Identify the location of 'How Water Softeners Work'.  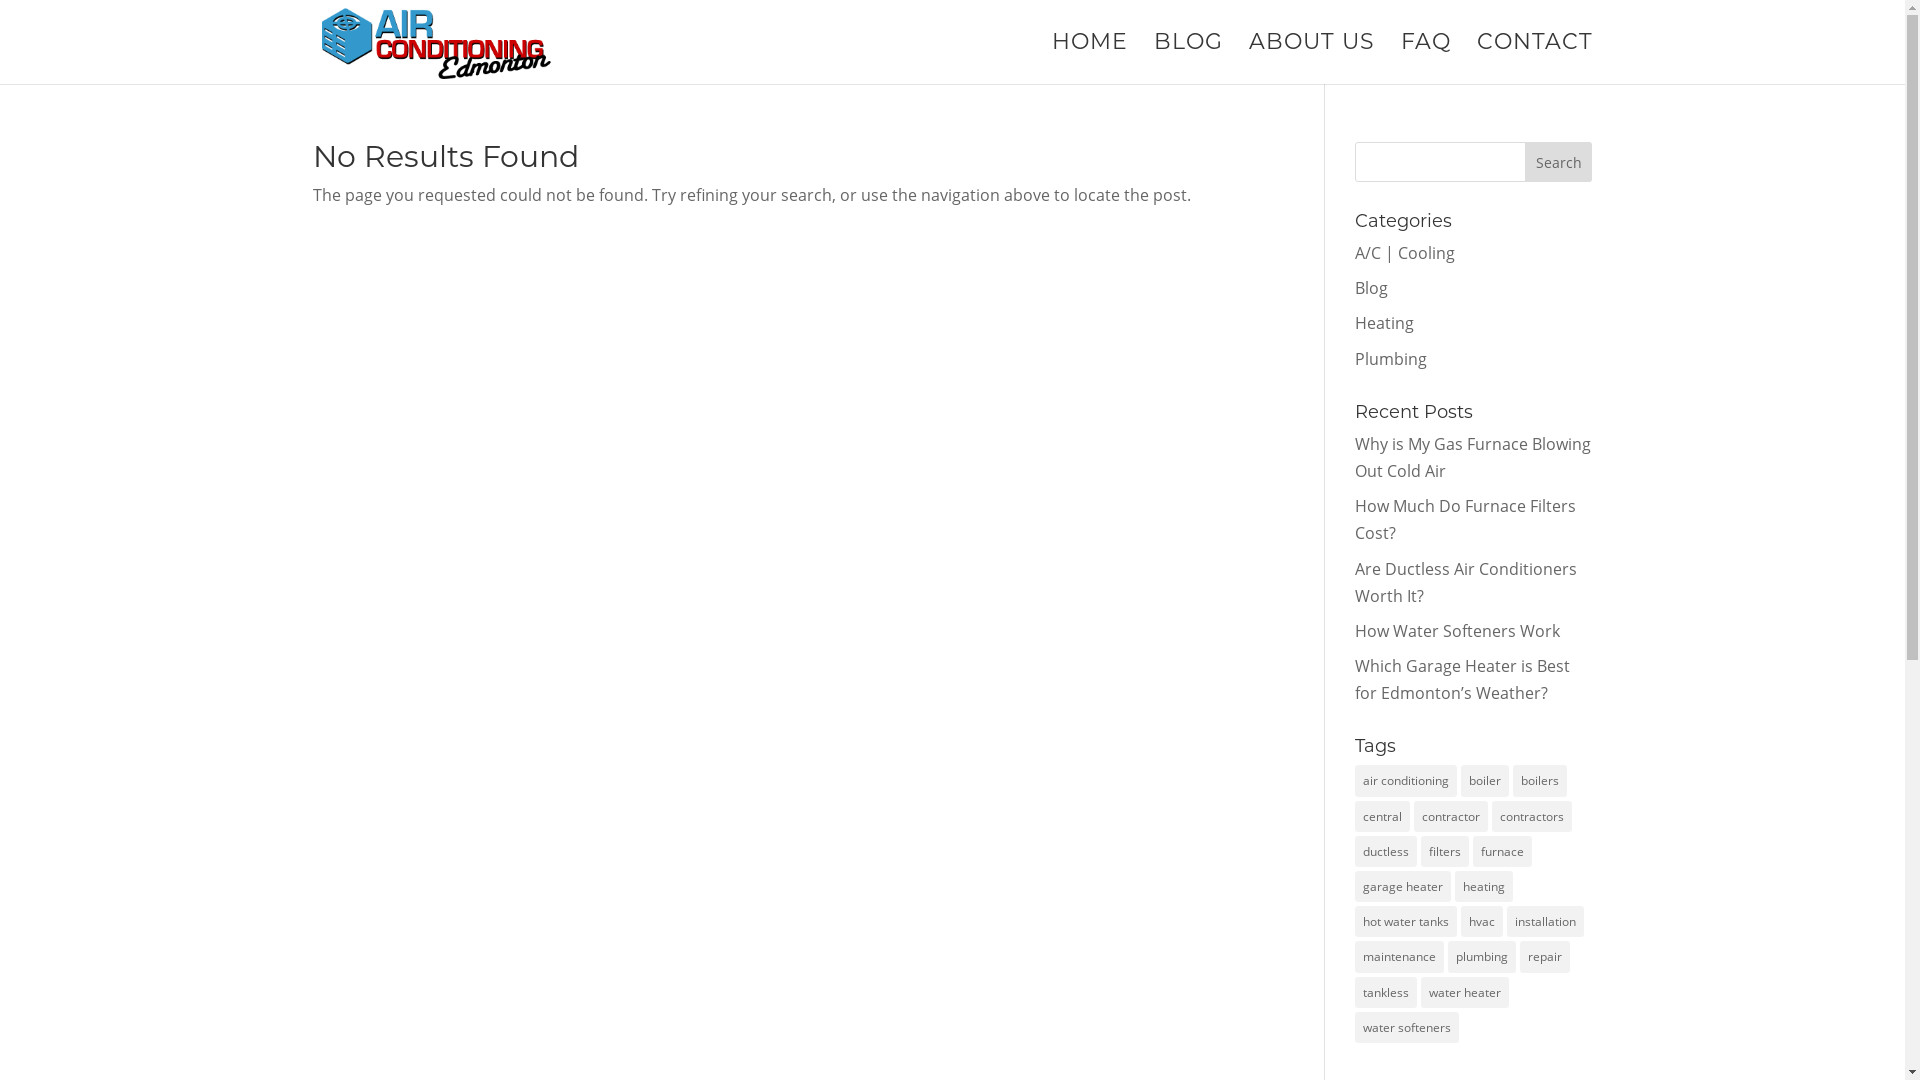
(1354, 631).